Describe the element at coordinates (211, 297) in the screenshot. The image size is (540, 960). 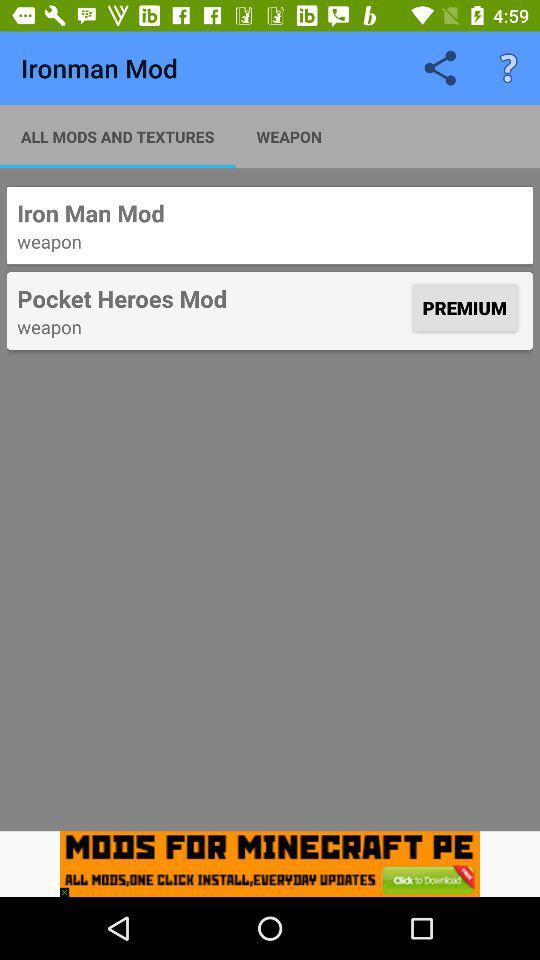
I see `icon above weapon icon` at that location.